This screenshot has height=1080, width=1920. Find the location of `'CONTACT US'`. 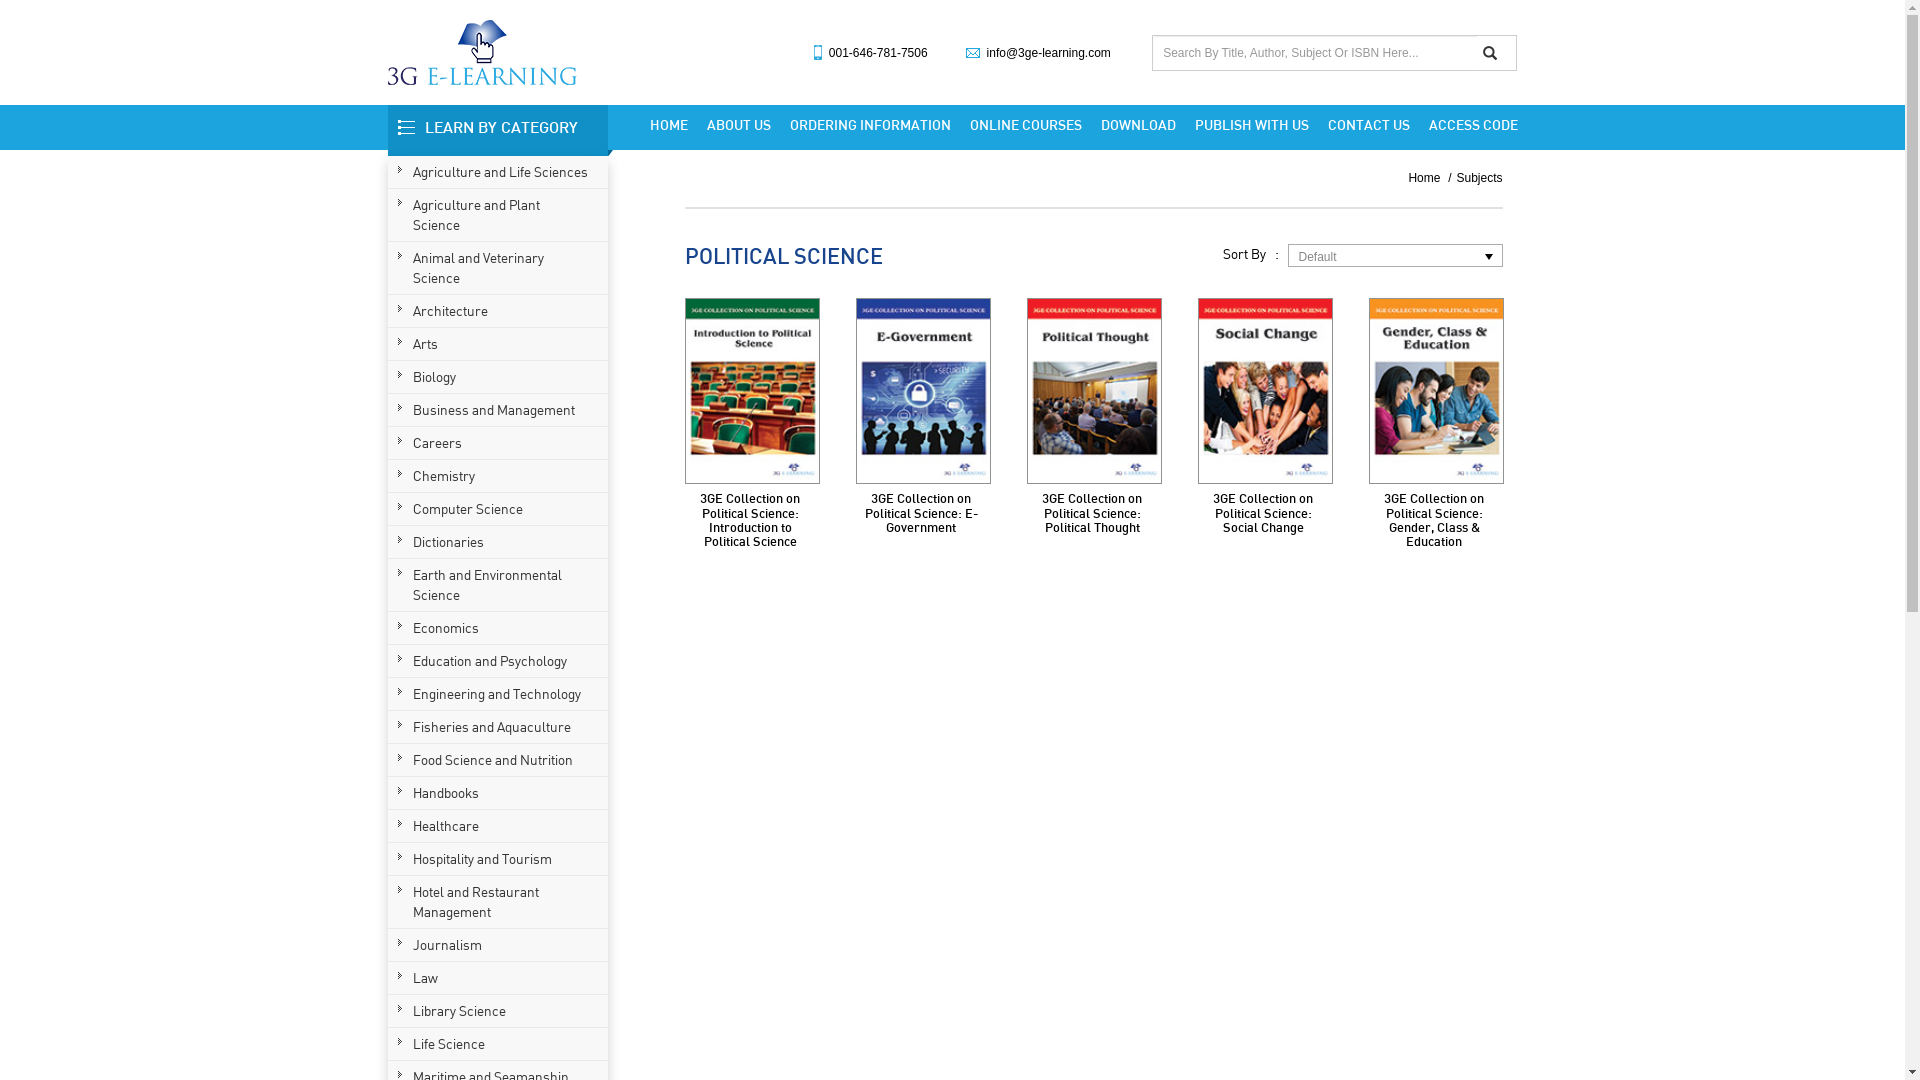

'CONTACT US' is located at coordinates (1367, 124).